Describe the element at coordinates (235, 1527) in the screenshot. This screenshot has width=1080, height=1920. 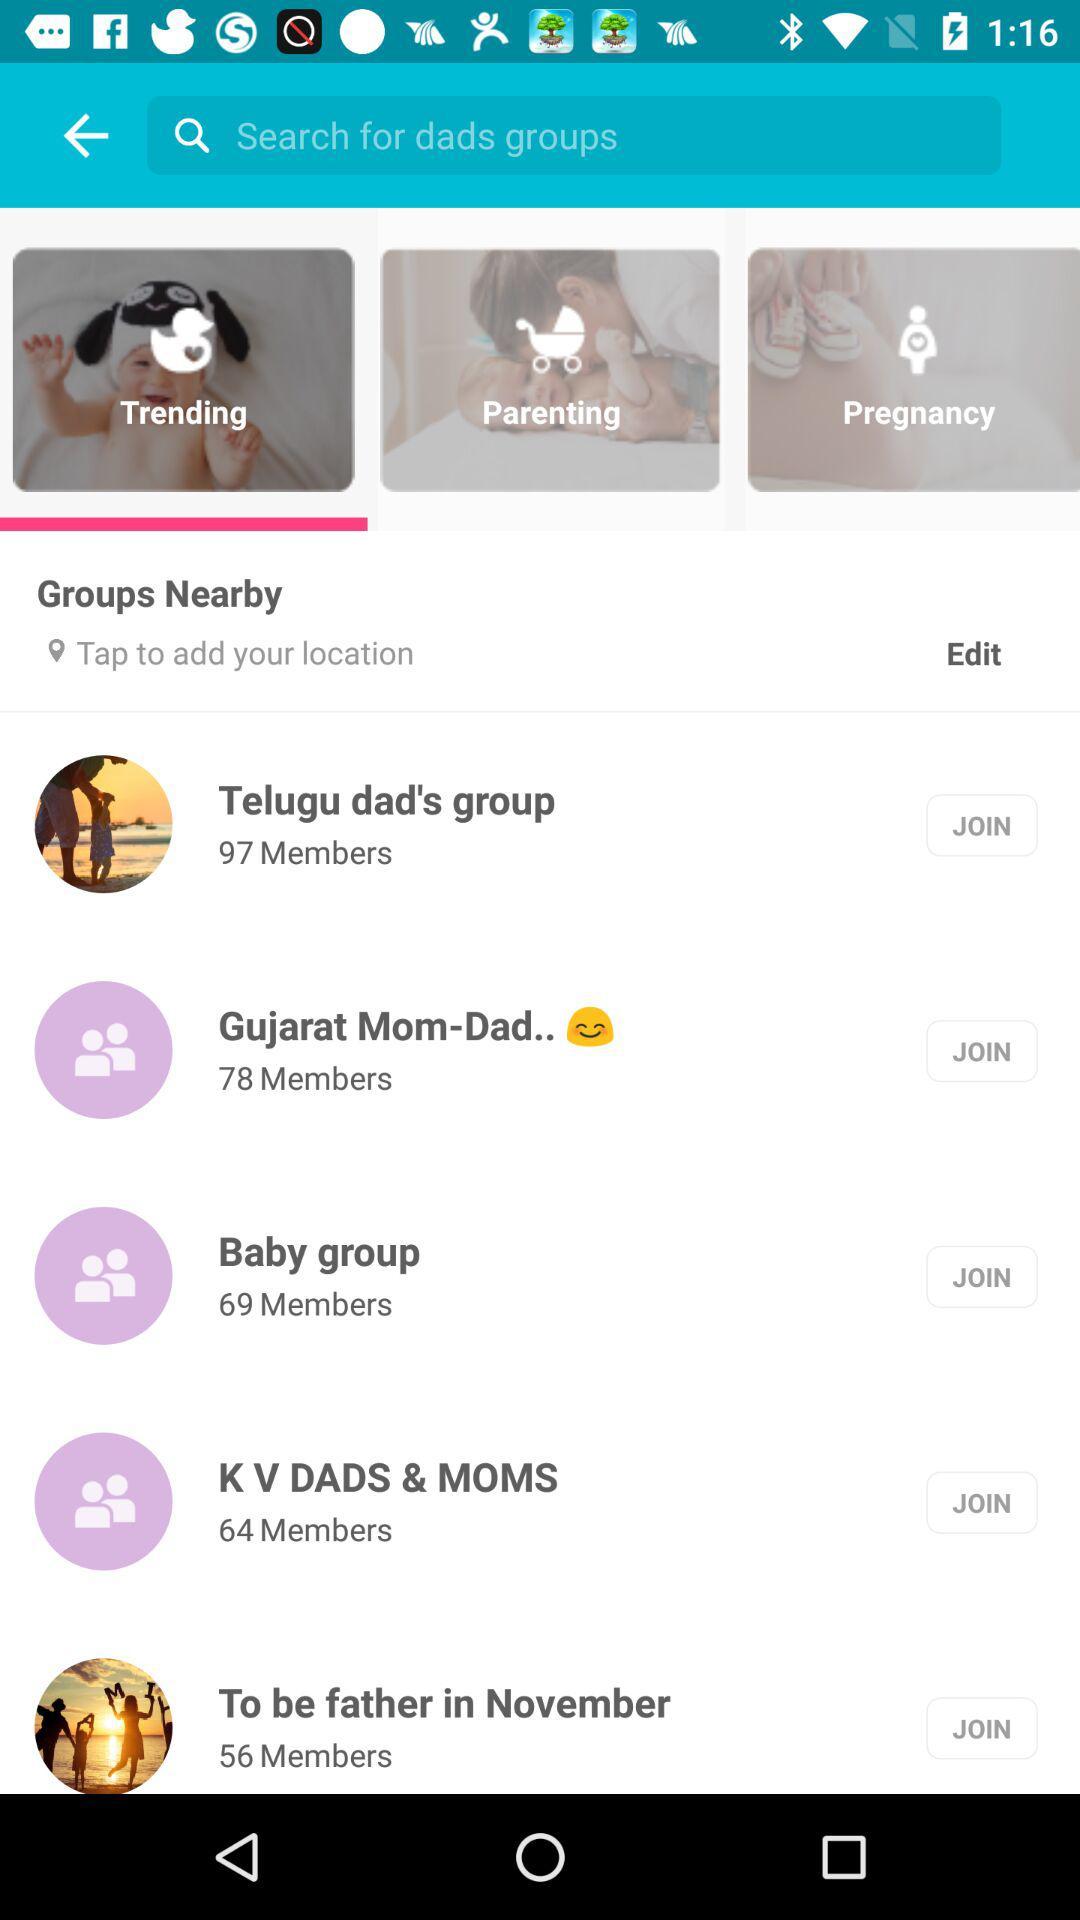
I see `item next to members item` at that location.